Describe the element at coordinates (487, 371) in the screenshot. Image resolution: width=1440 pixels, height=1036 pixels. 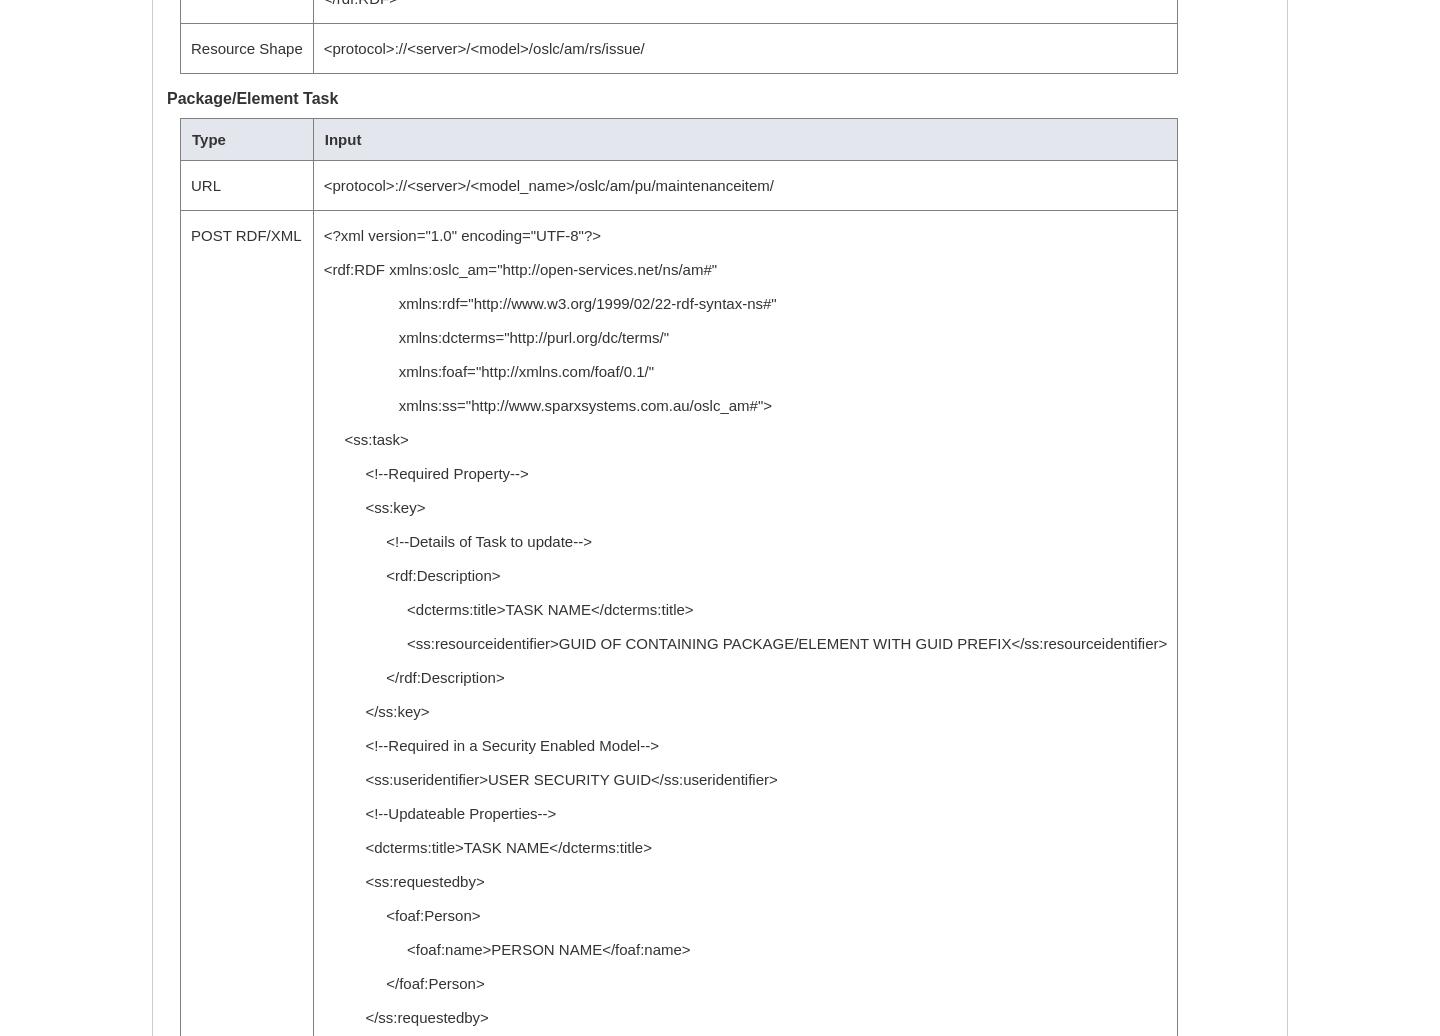
I see `'xmlns:foaf="http://xmlns.com/foaf/0.1/"'` at that location.